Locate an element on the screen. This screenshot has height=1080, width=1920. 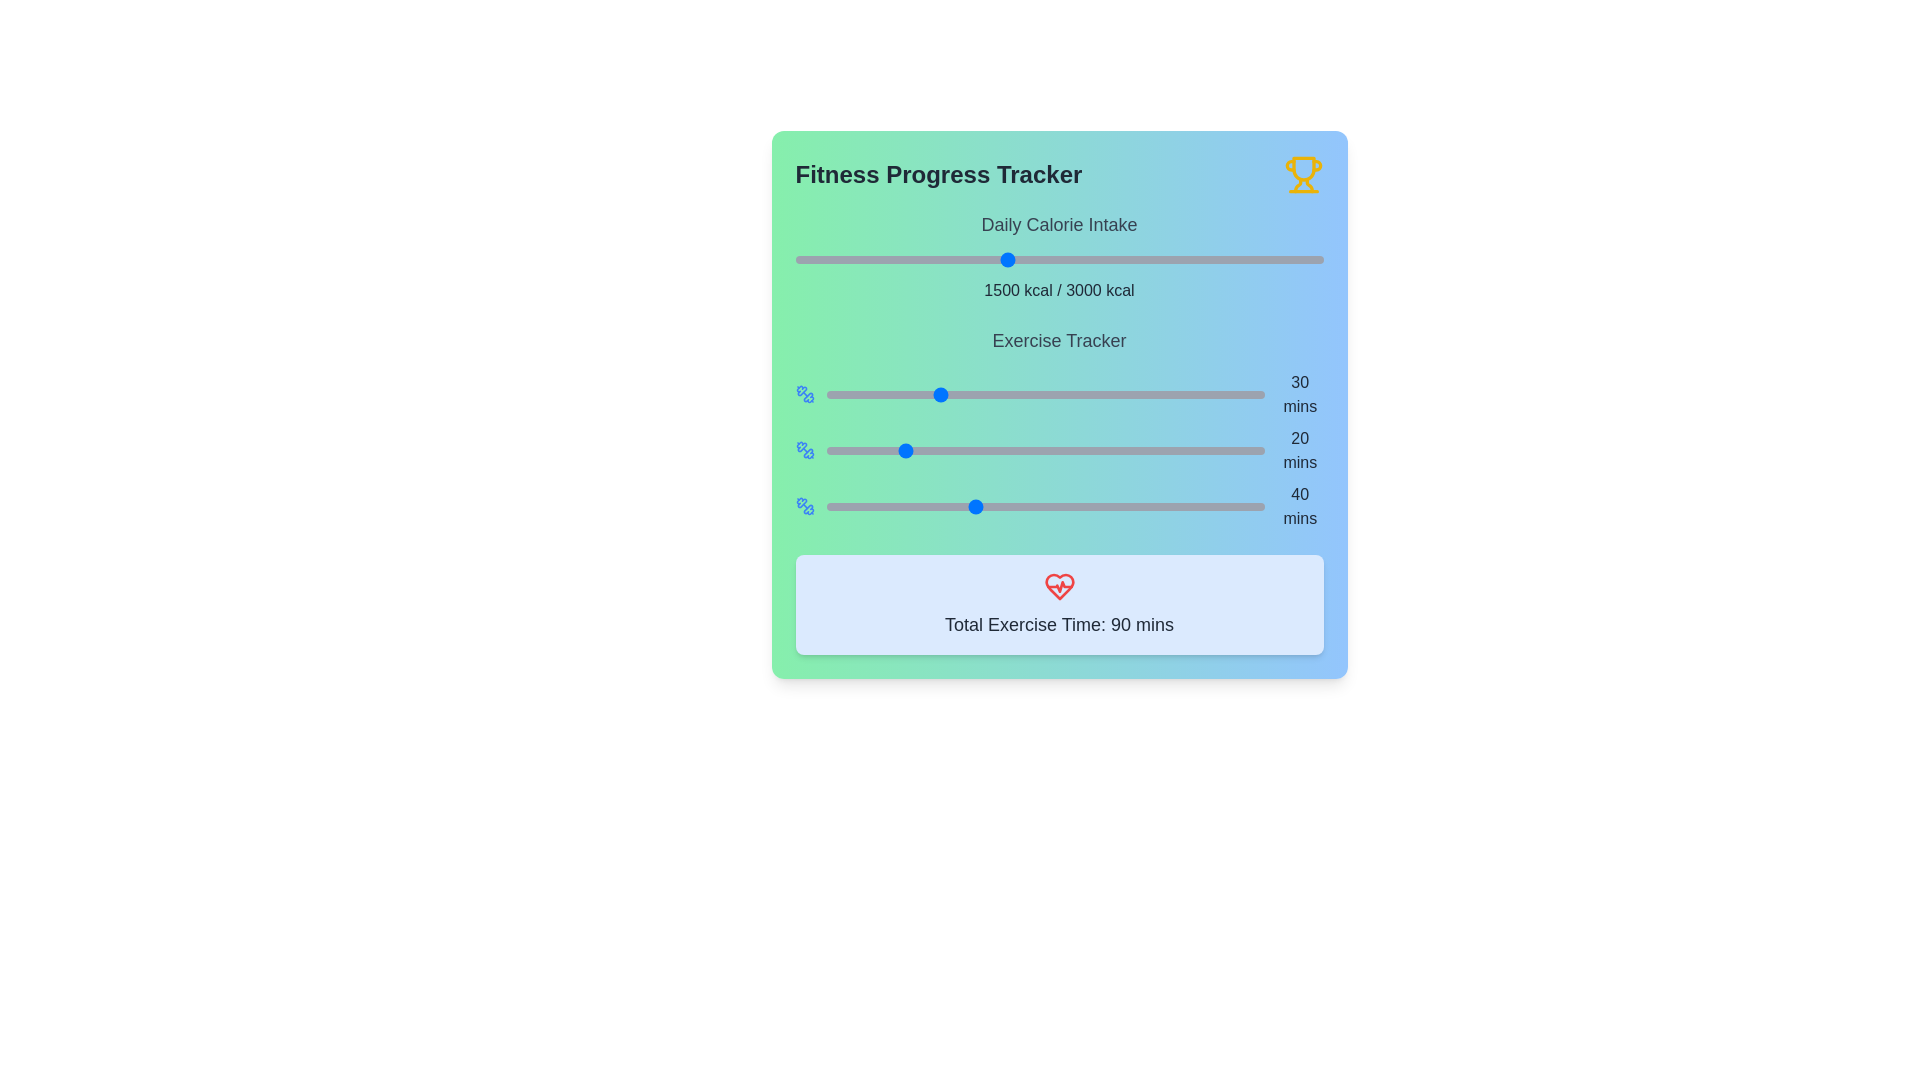
the slider value is located at coordinates (902, 451).